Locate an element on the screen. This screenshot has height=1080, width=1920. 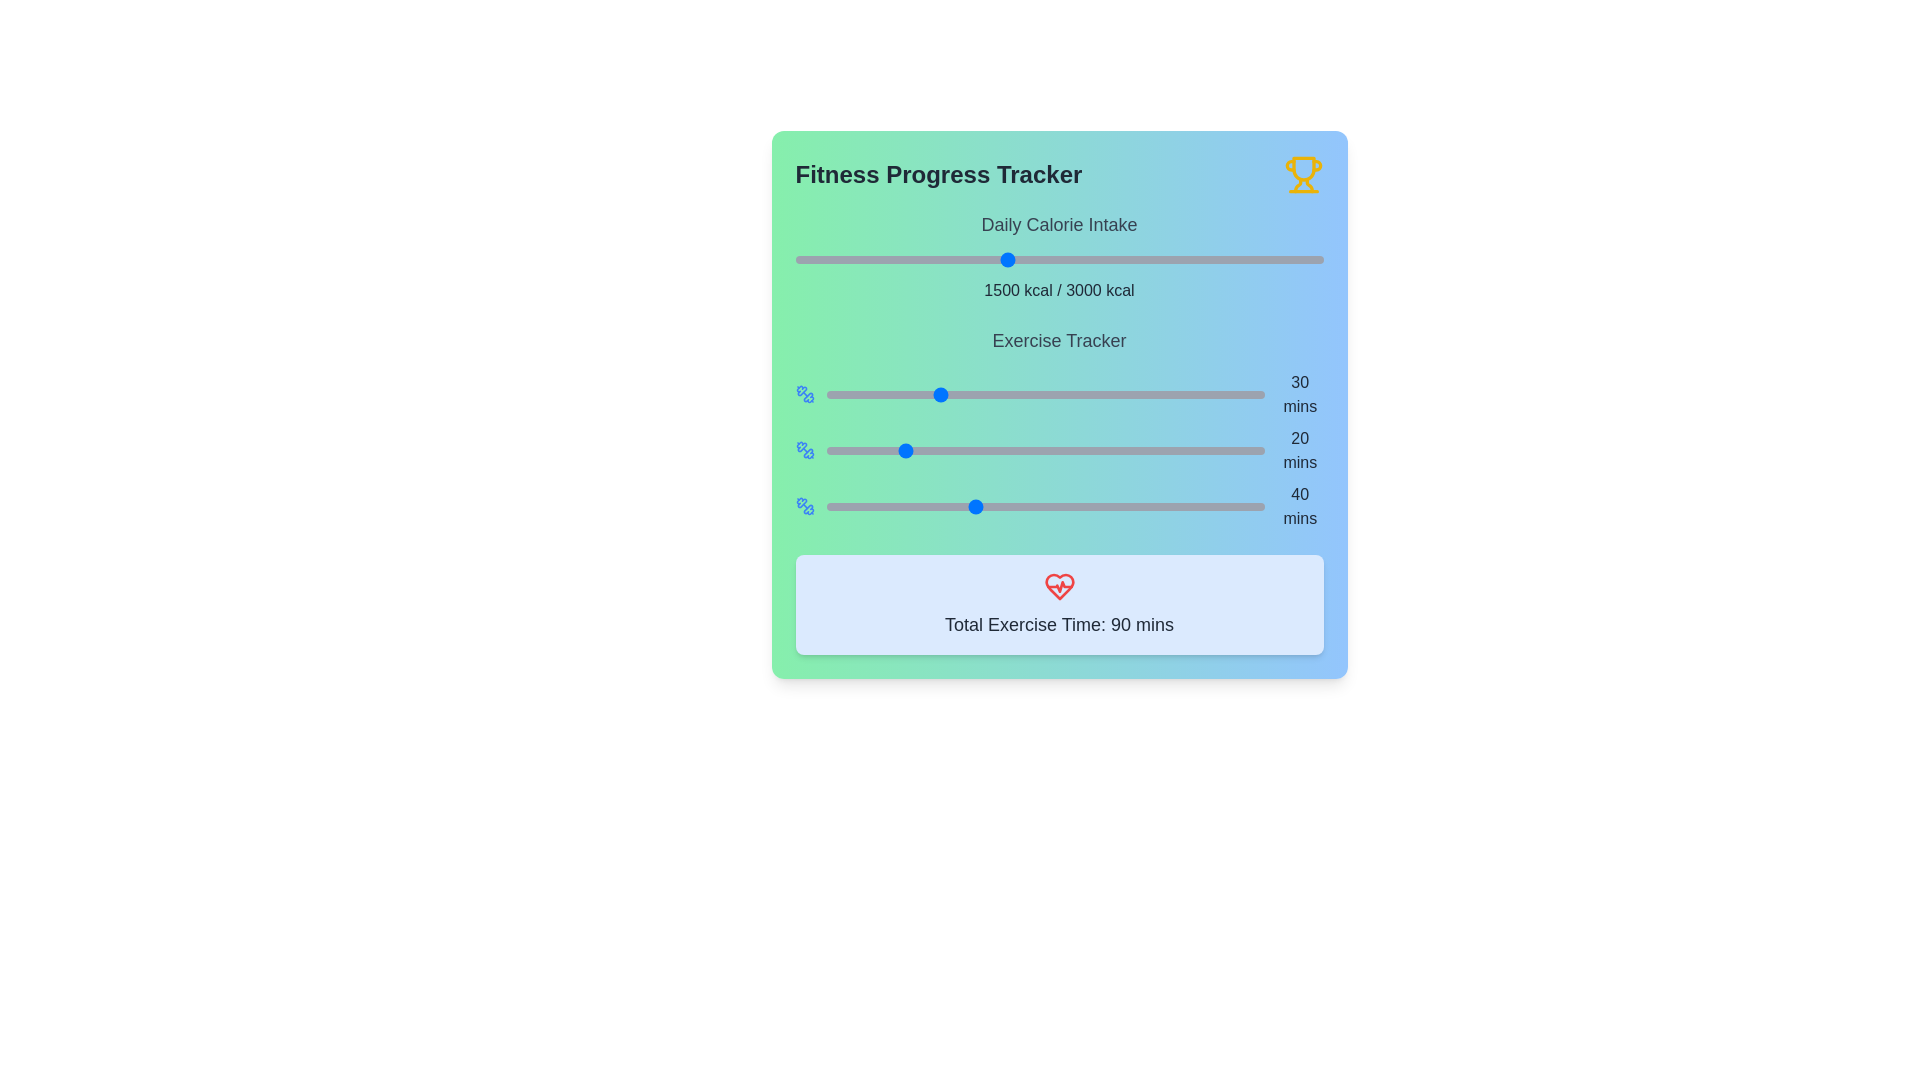
the slider value is located at coordinates (902, 451).